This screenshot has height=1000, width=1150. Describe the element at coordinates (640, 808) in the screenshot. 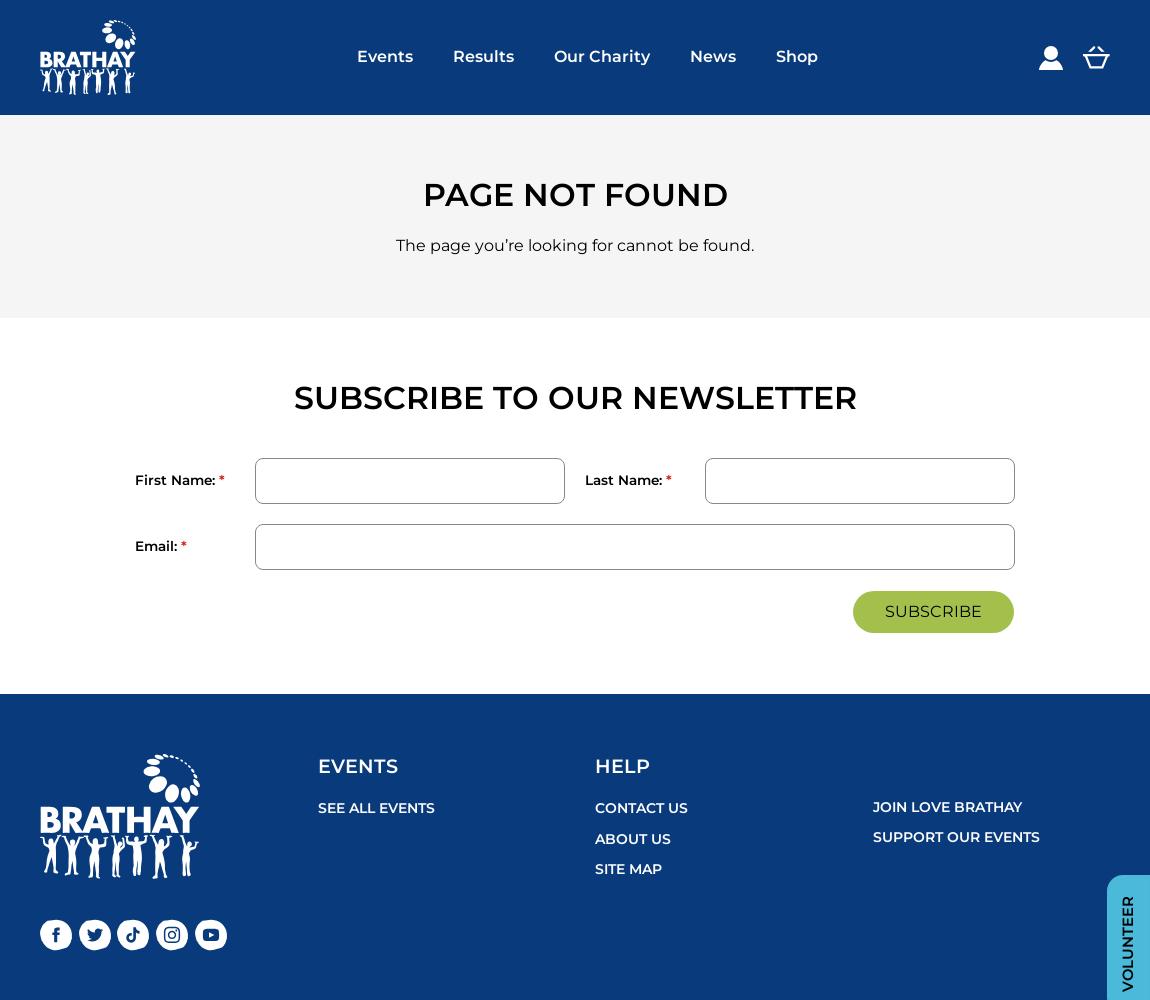

I see `'Contact Us'` at that location.